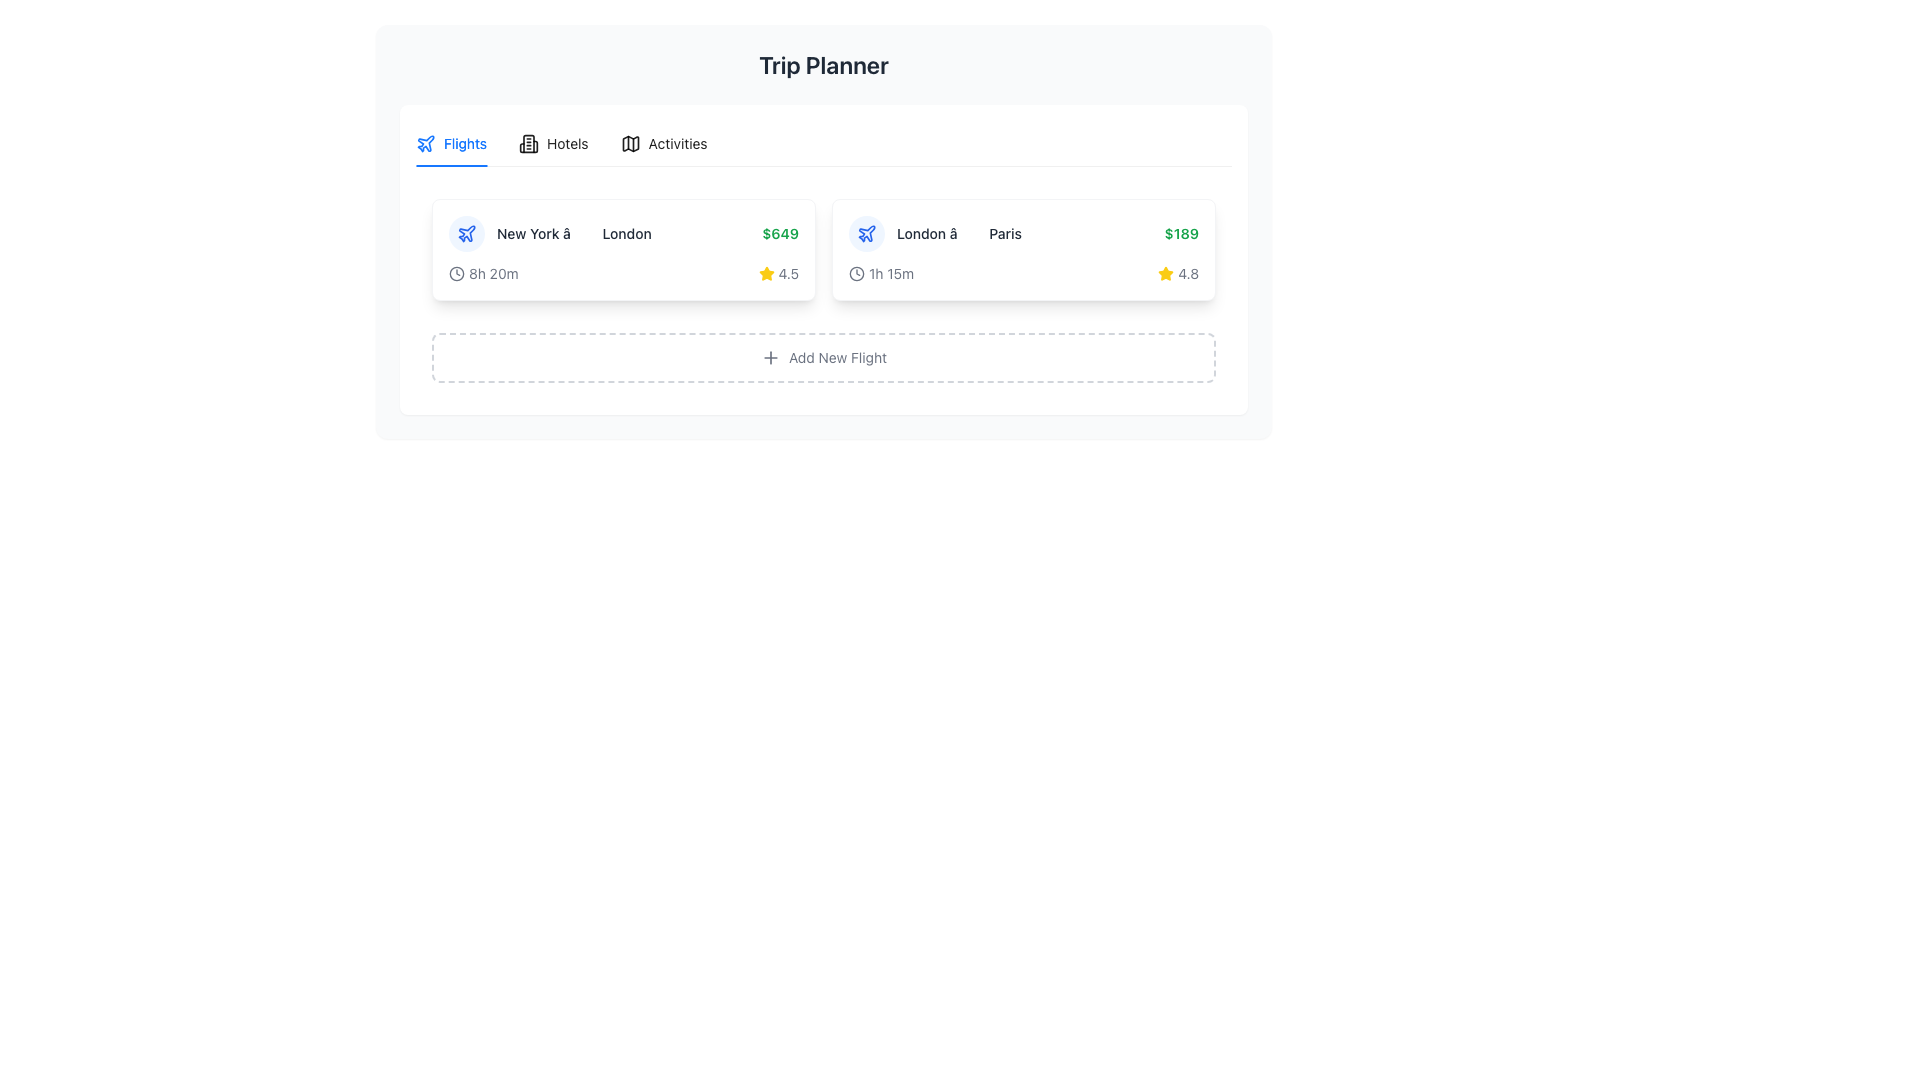 The height and width of the screenshot is (1080, 1920). Describe the element at coordinates (466, 232) in the screenshot. I see `the stylized airplane icon located in the 'Flights' tab of the navigation bar` at that location.